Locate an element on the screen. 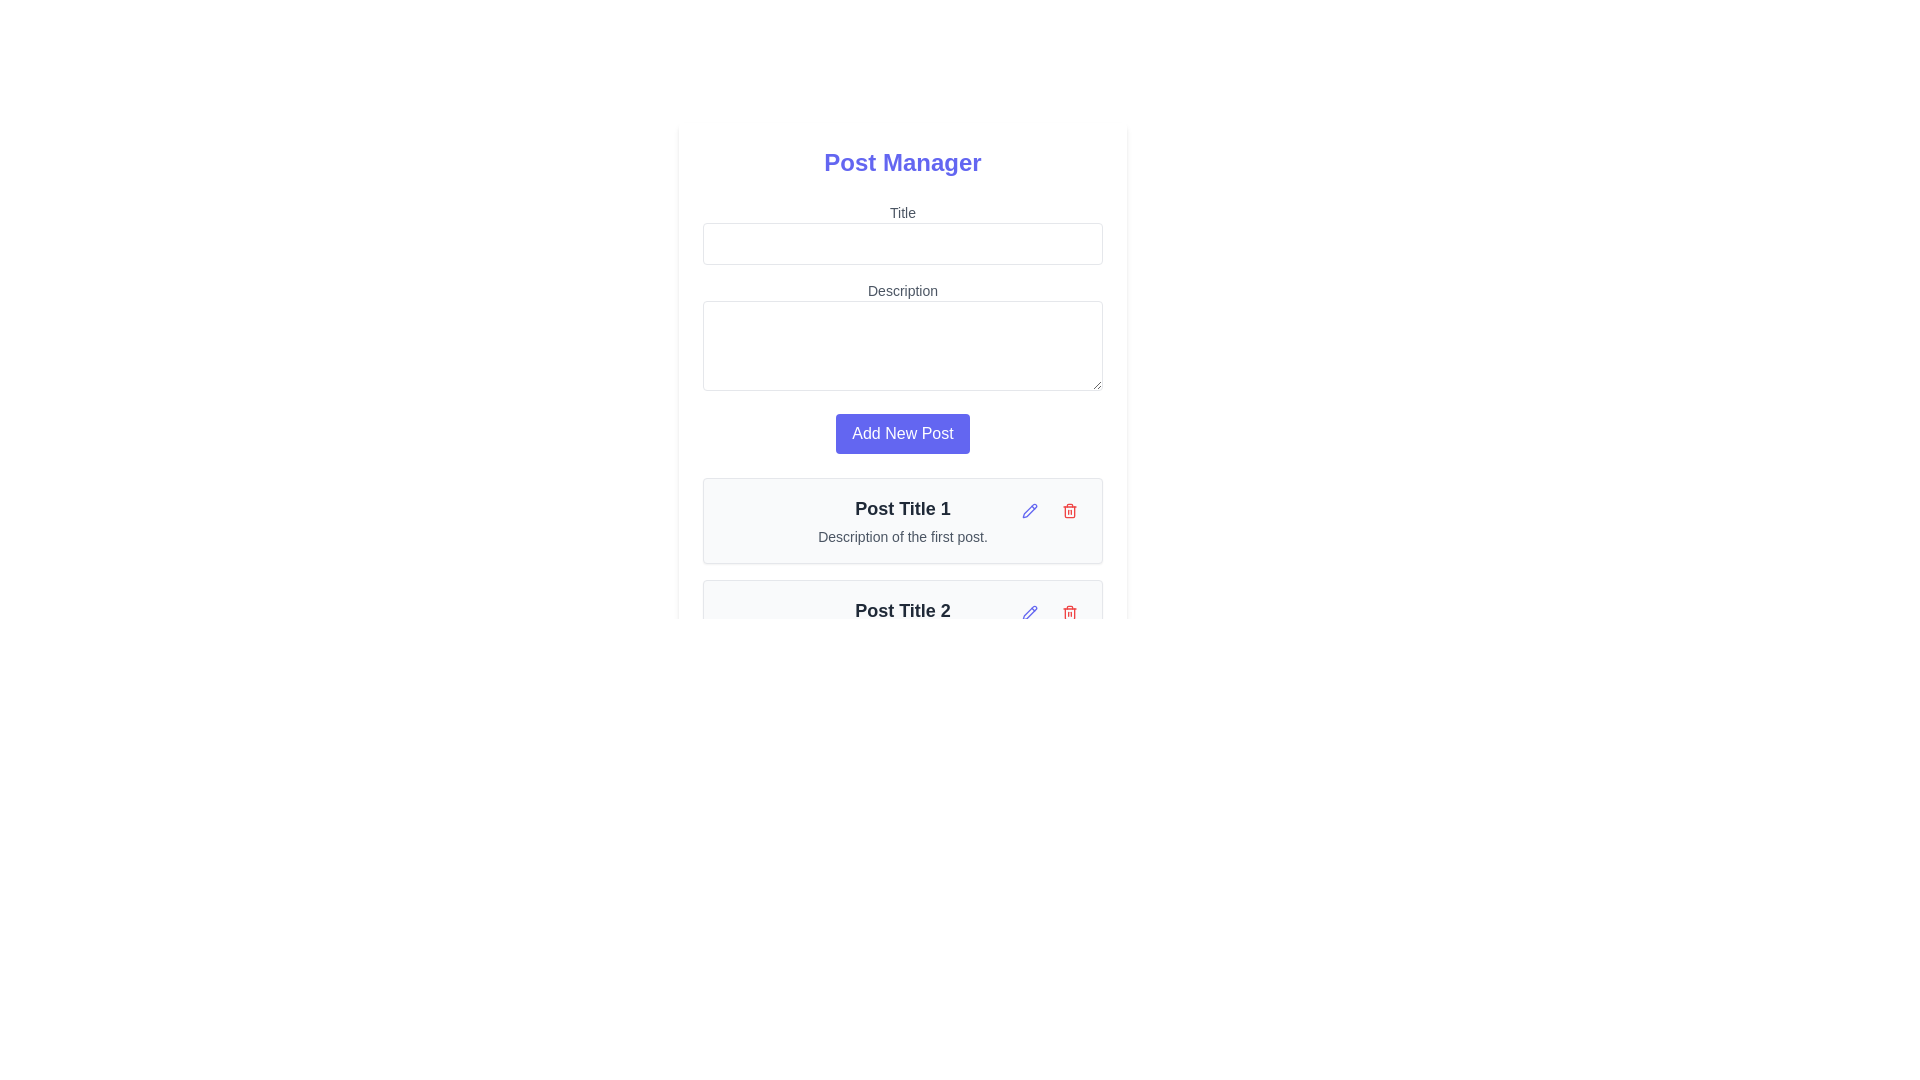 This screenshot has width=1920, height=1080. the delete button, which is a red circular icon with a trash bin symbol, located in the top-right corner of the 'Post Title 1' card in the Post Manager interface is located at coordinates (1049, 509).